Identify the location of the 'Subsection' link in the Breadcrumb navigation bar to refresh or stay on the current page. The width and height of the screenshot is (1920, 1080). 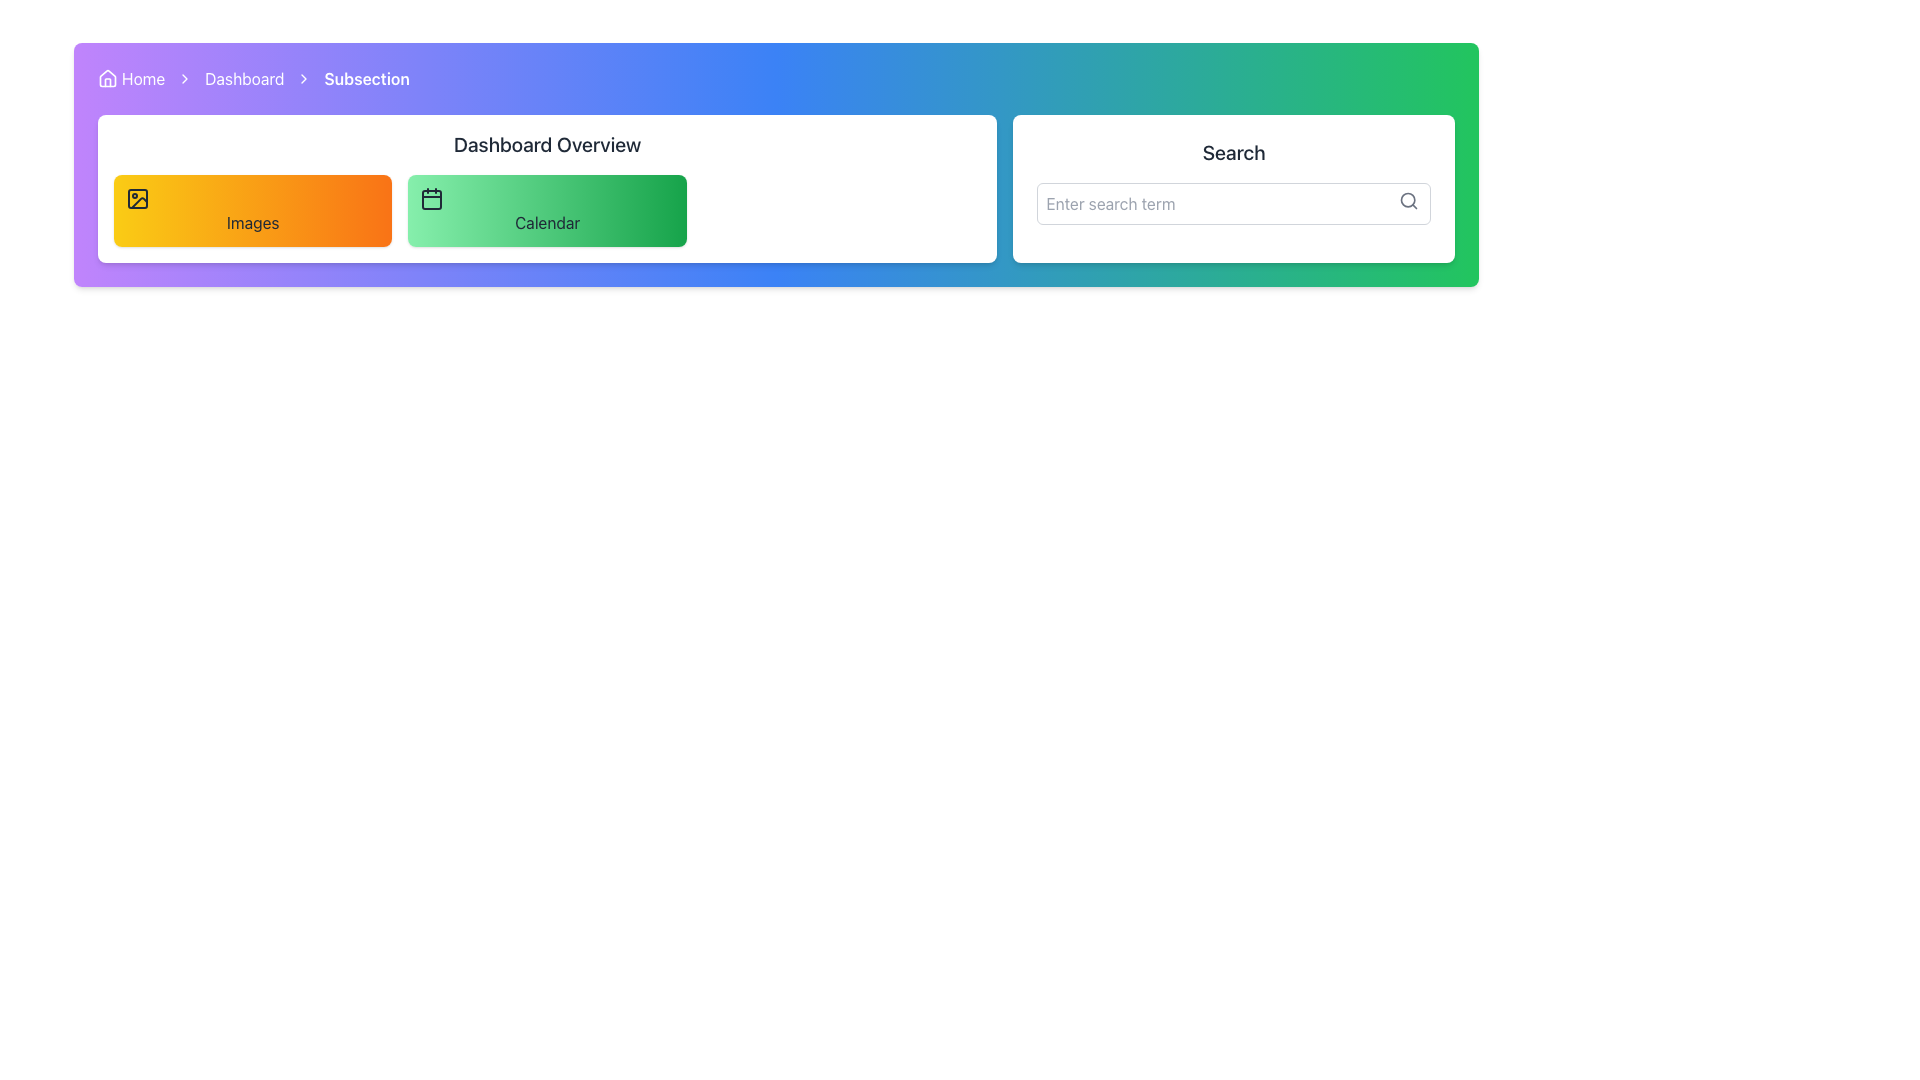
(775, 77).